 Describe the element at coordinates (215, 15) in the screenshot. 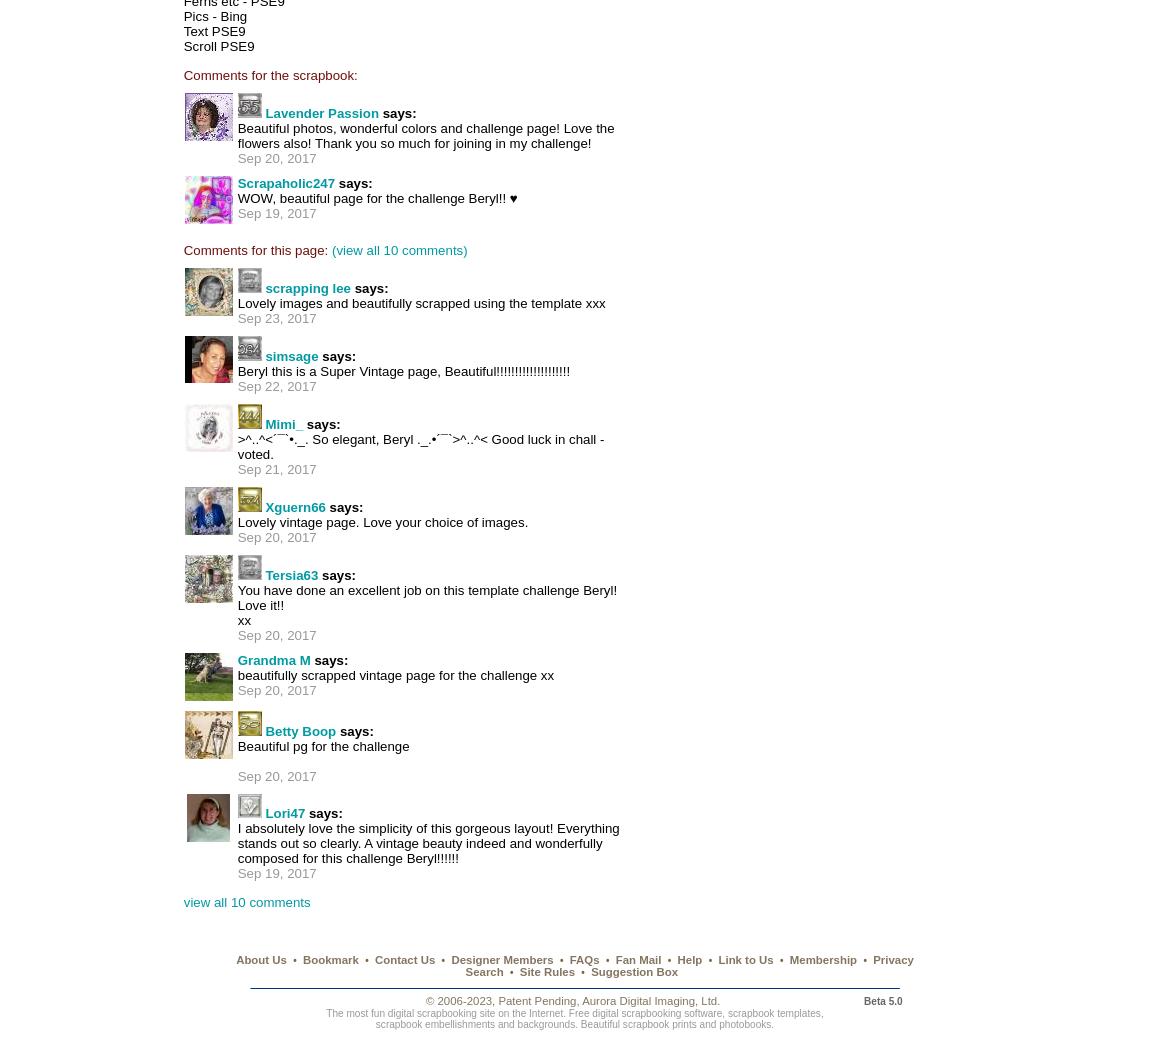

I see `'Pics - Bing'` at that location.